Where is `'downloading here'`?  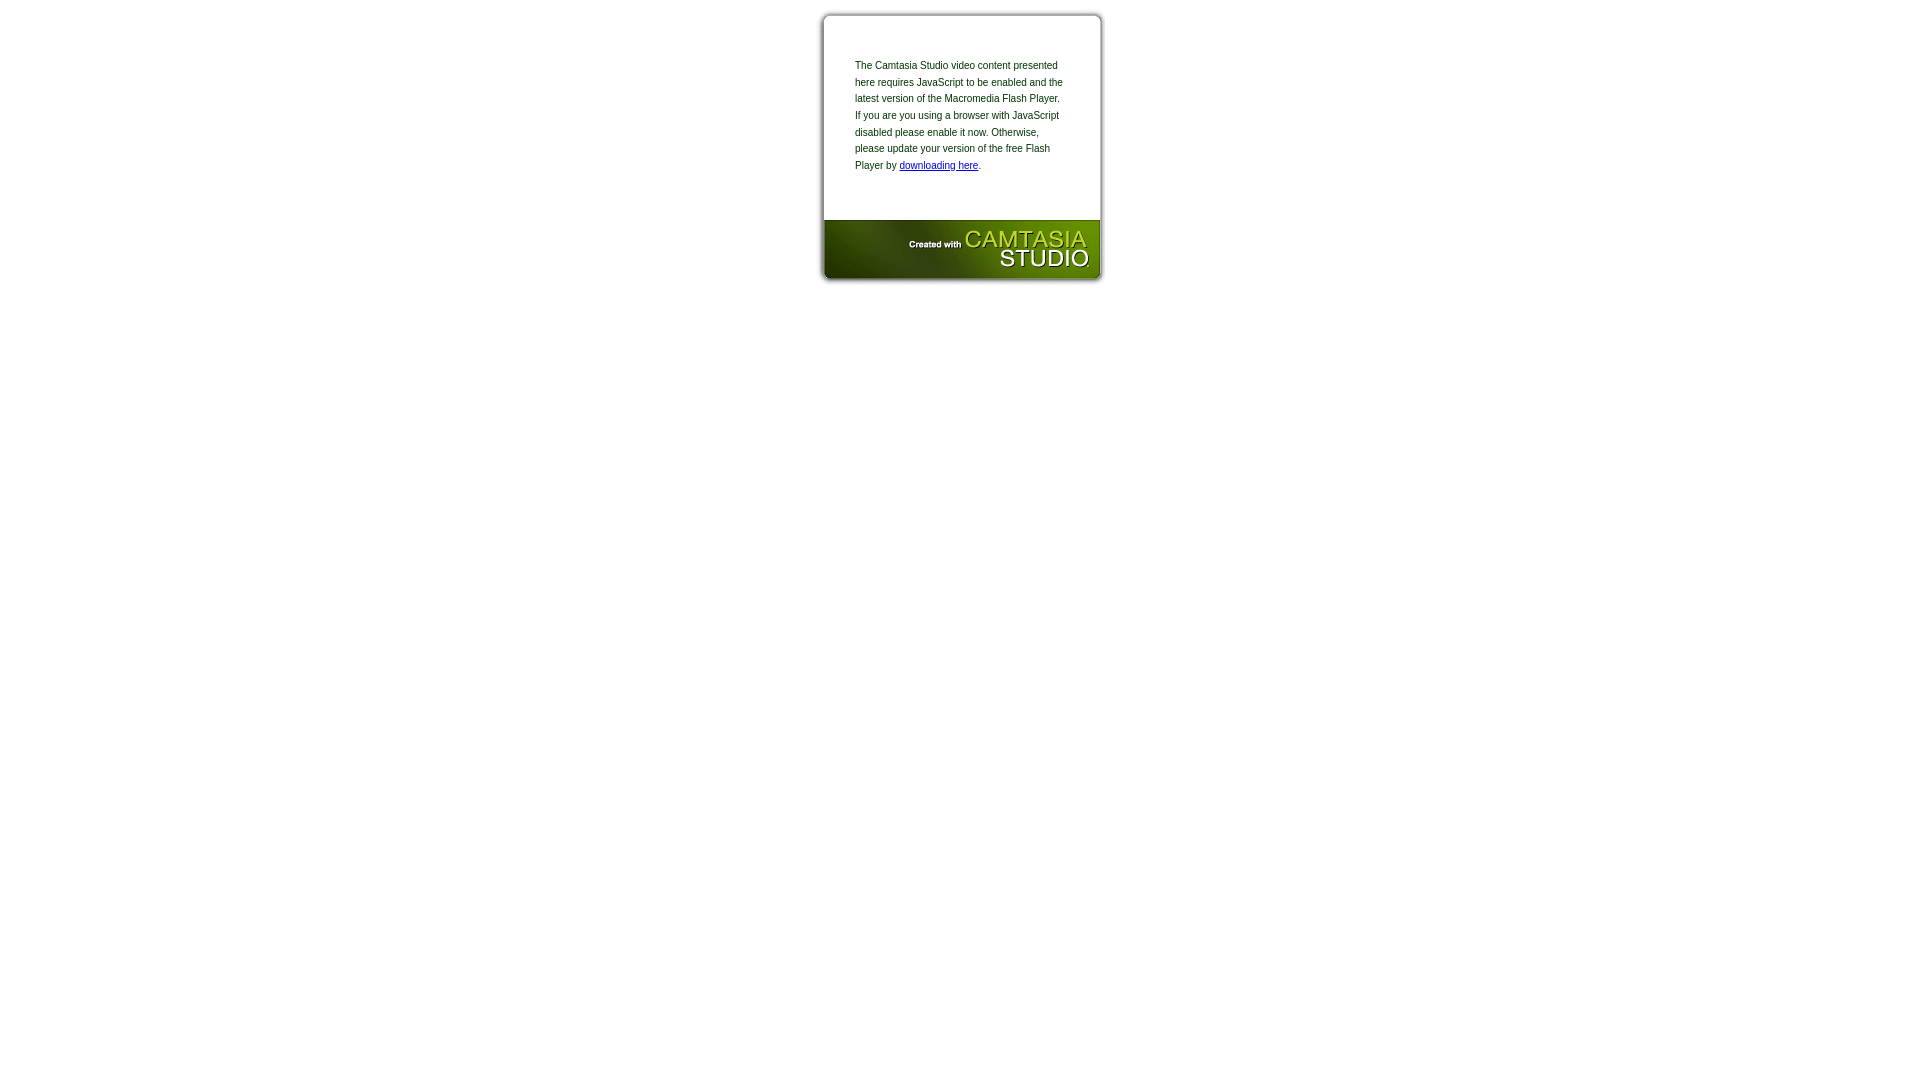
'downloading here' is located at coordinates (937, 164).